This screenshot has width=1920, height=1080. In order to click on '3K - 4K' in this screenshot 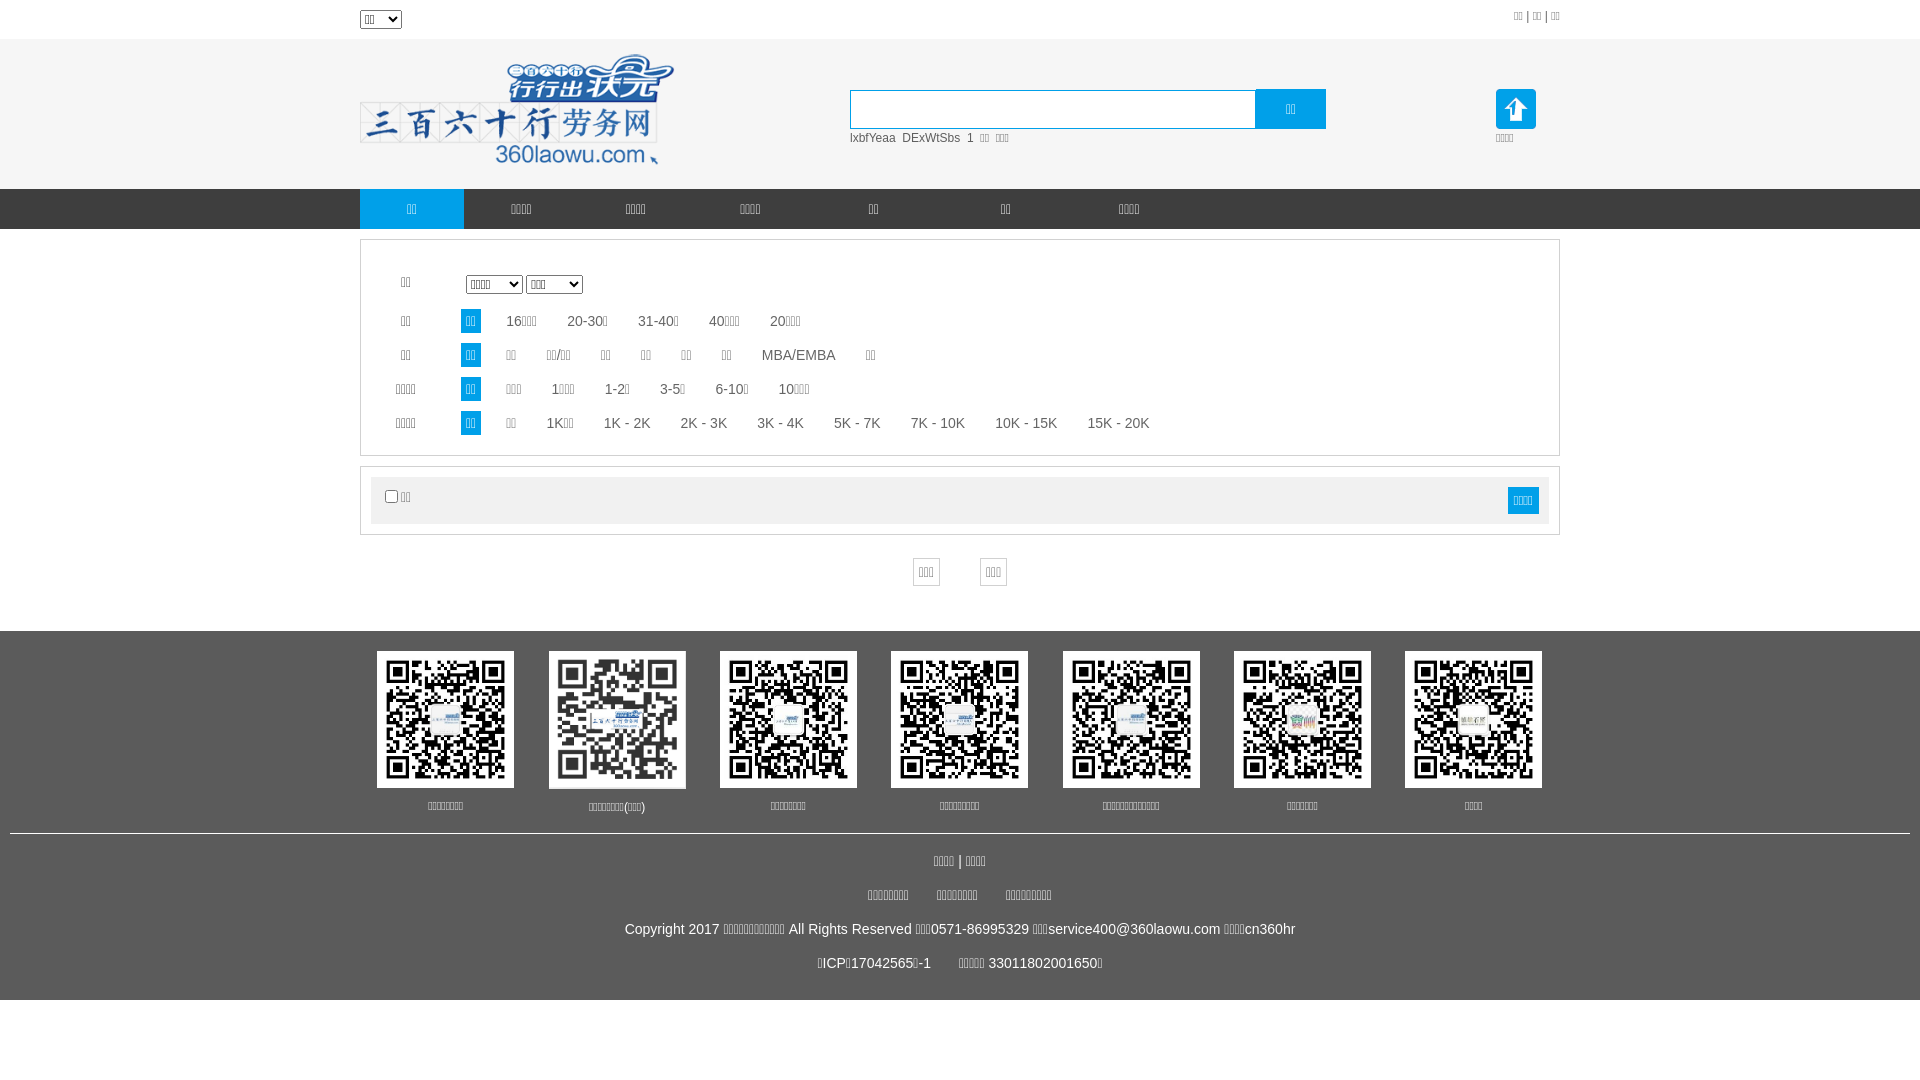, I will do `click(756, 422)`.